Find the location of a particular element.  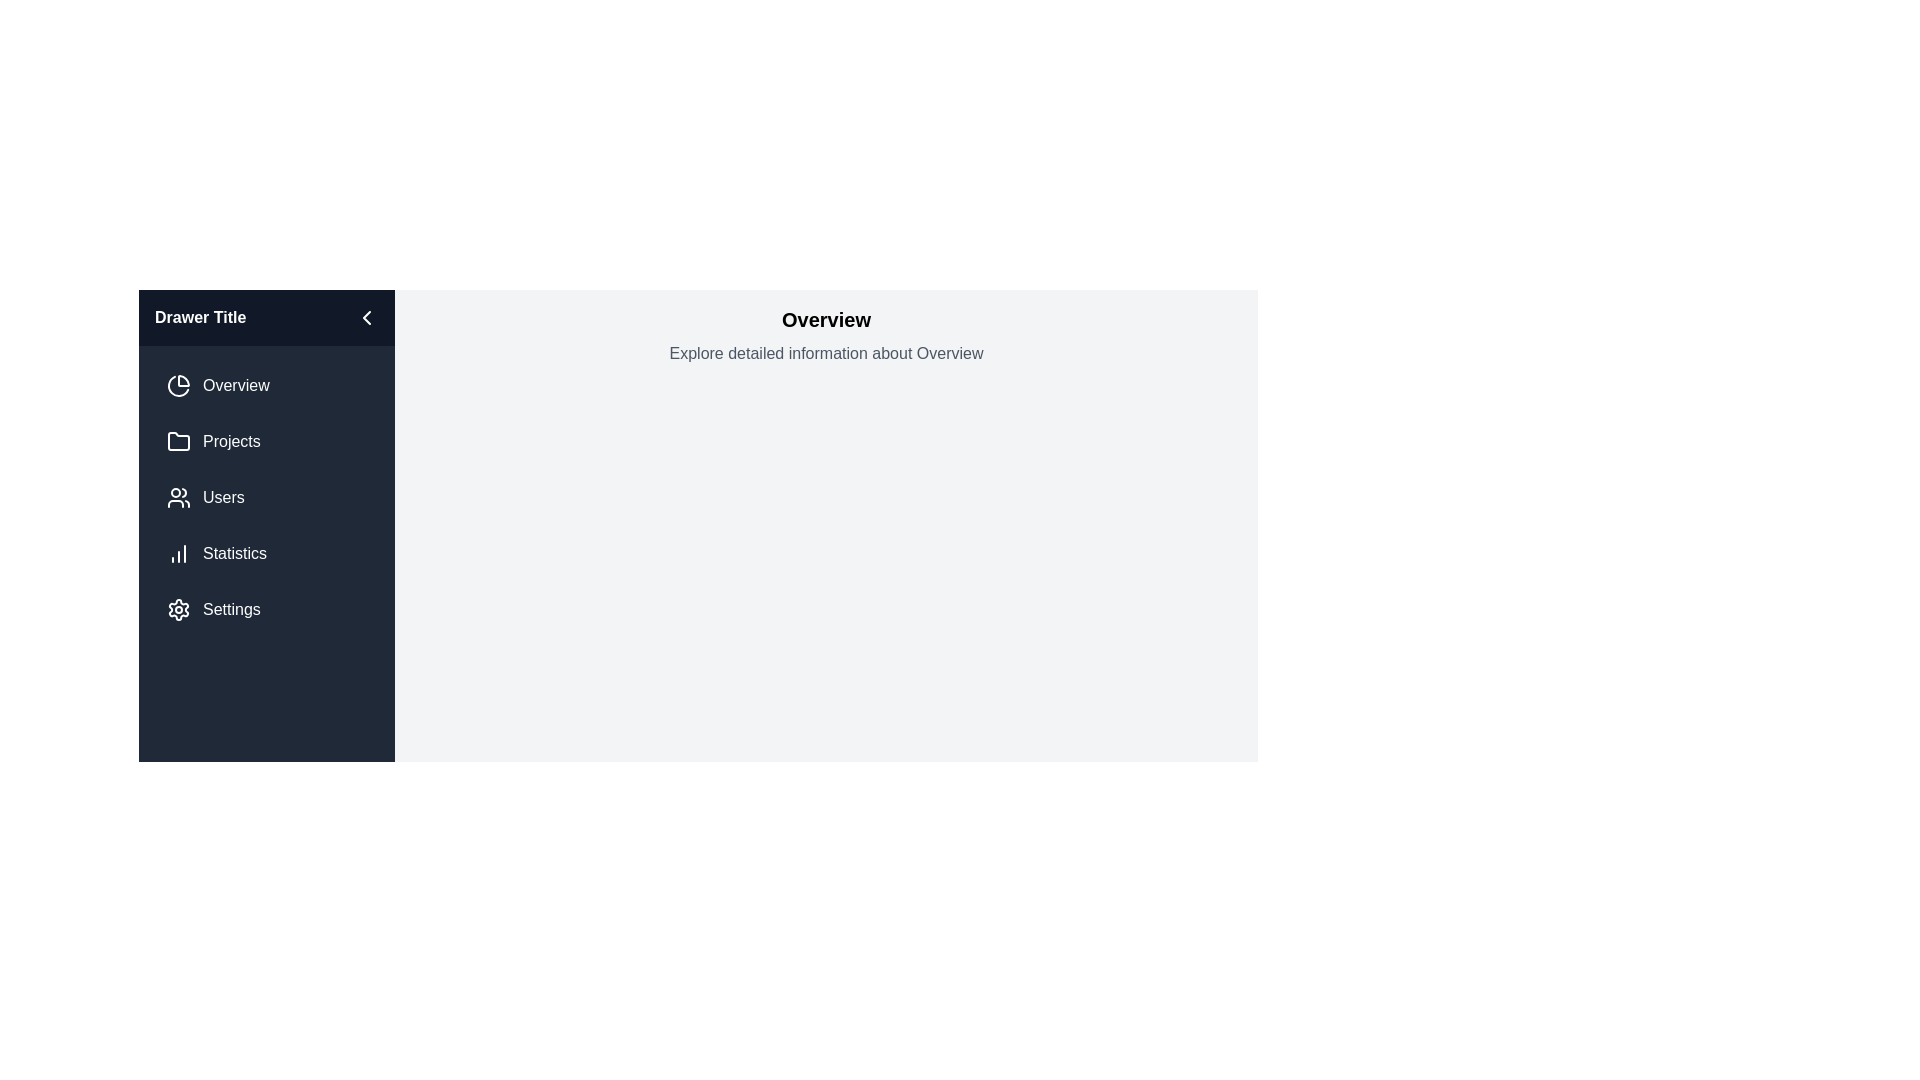

the drawer title text to select it is located at coordinates (200, 316).